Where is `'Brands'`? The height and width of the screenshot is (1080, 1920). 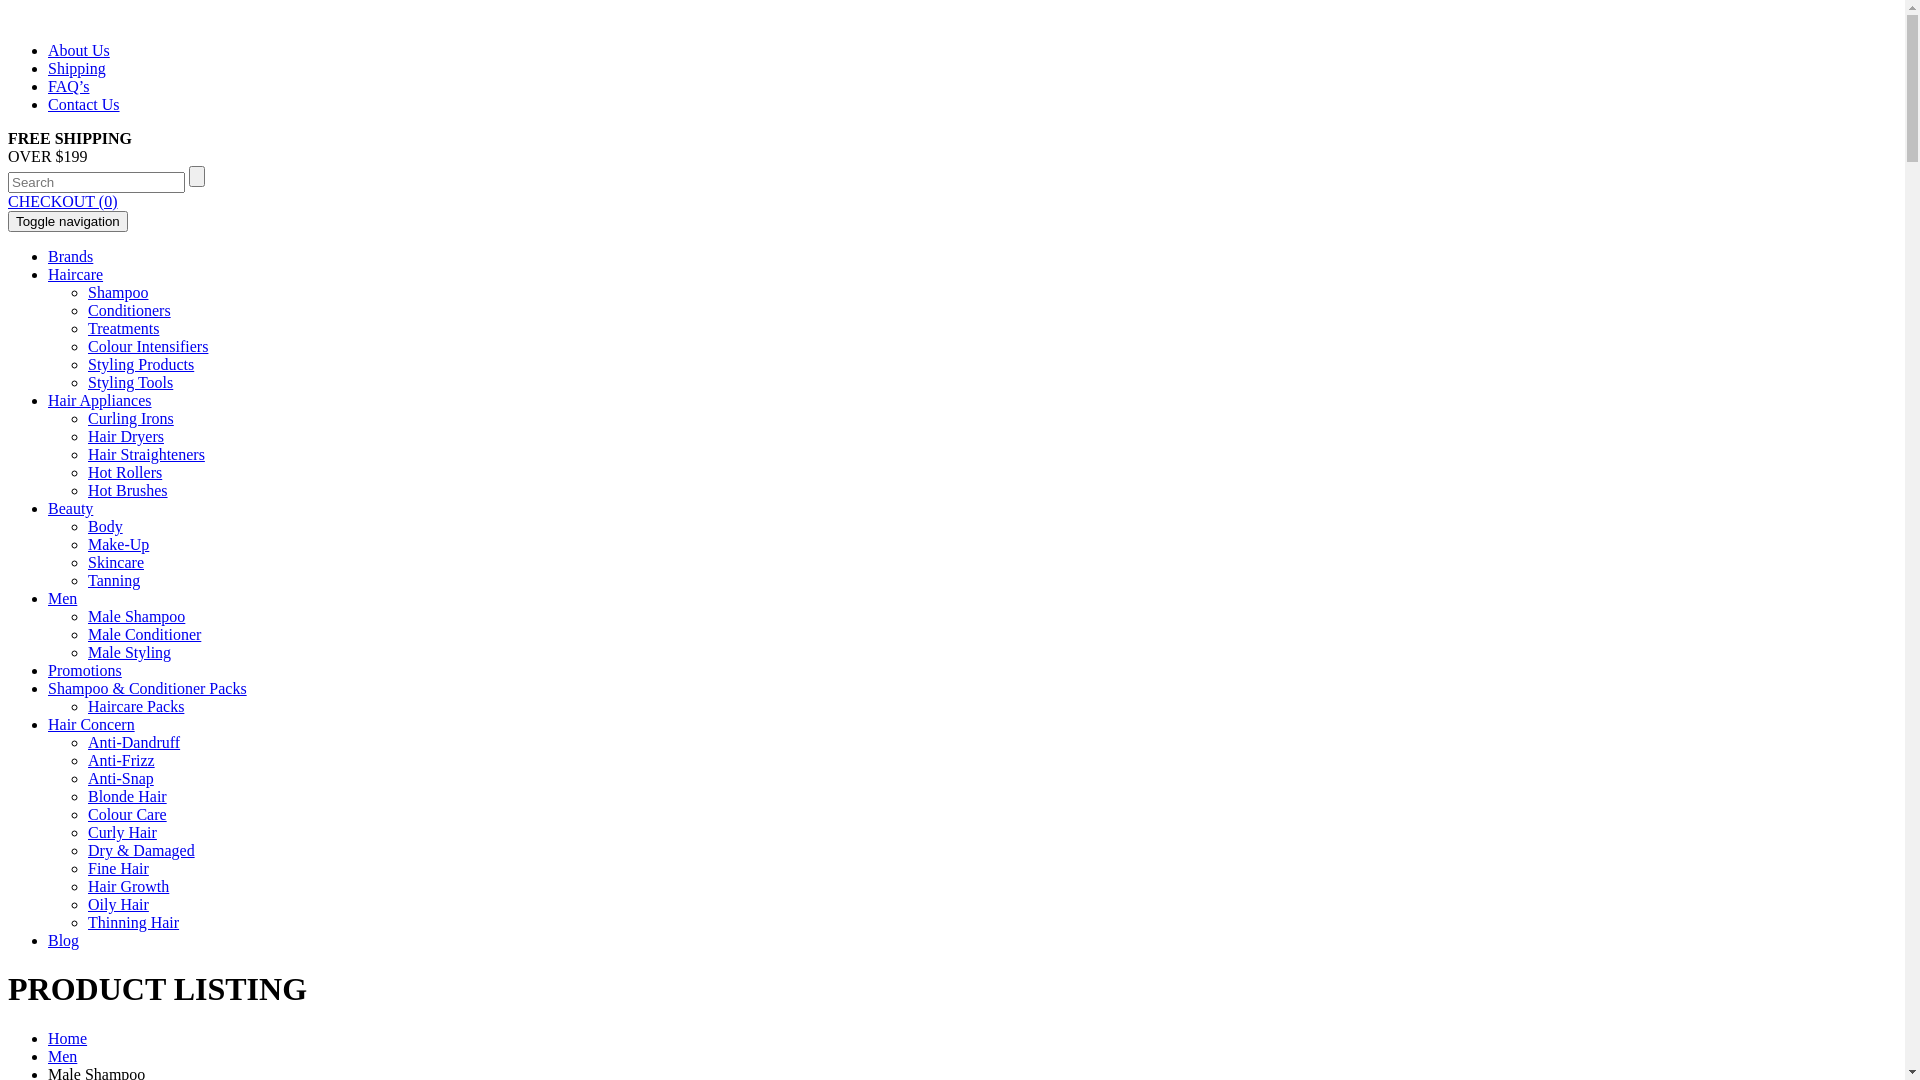 'Brands' is located at coordinates (70, 255).